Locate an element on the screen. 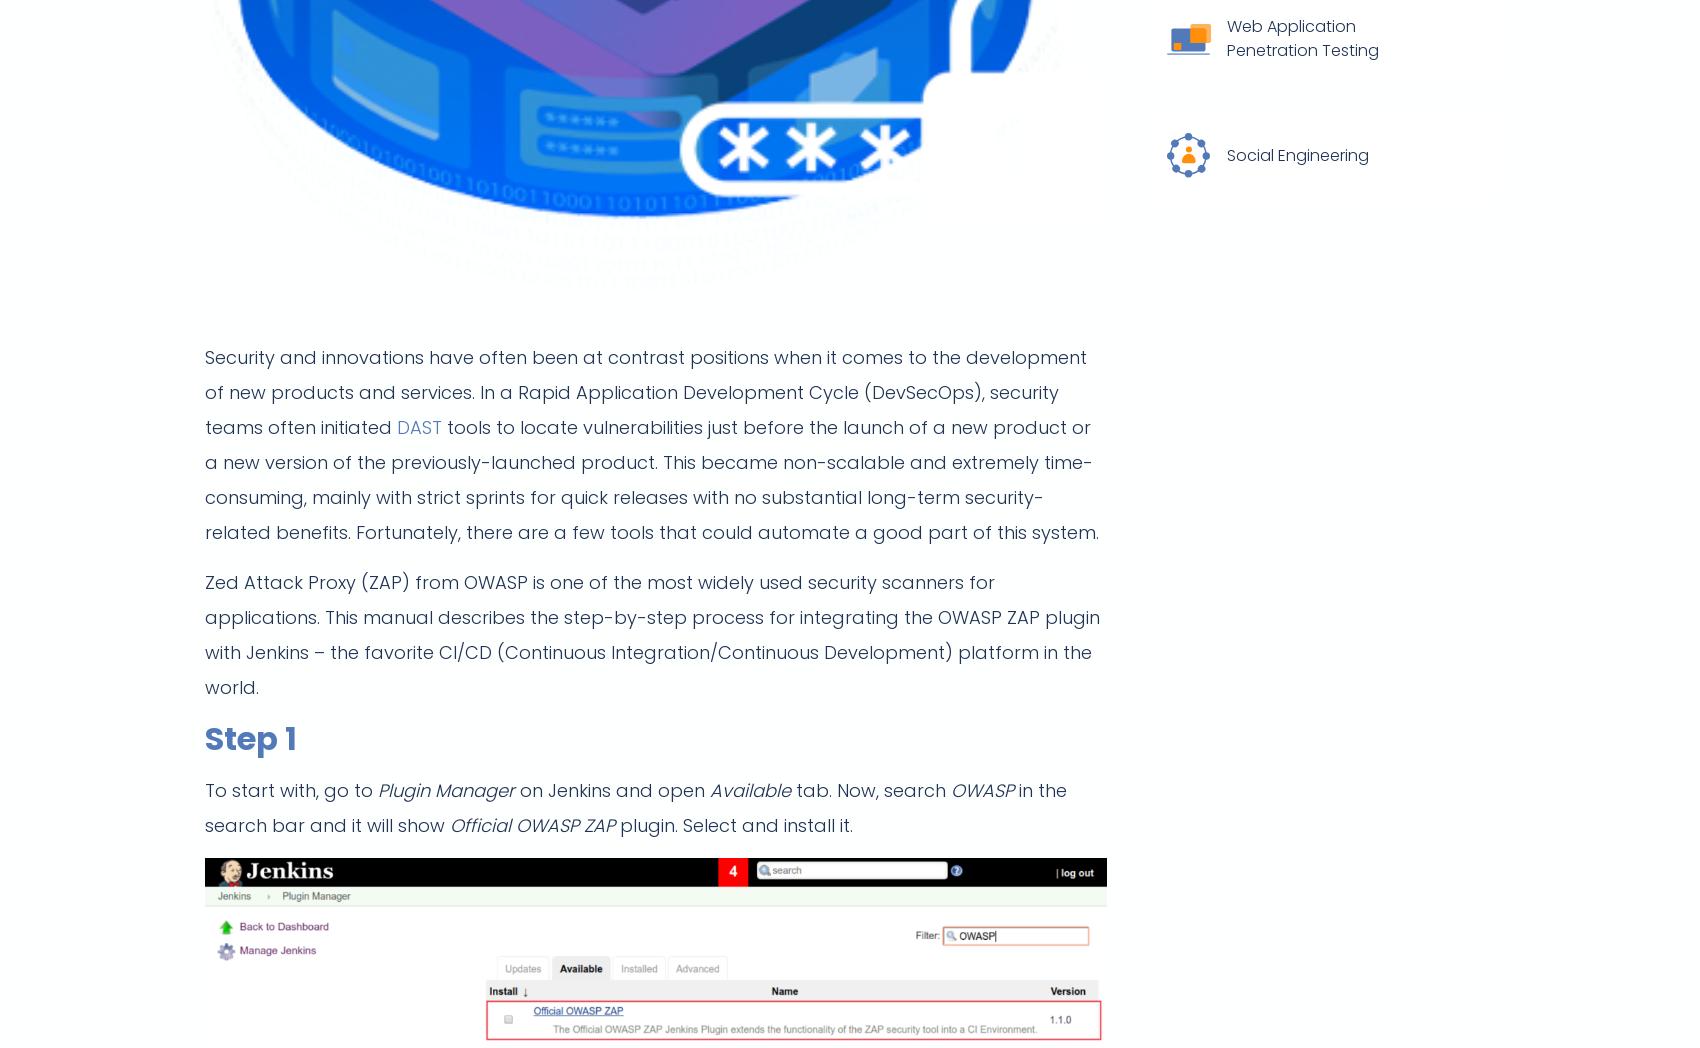 This screenshot has width=1700, height=1048. 'Official OWASP ZAP' is located at coordinates (531, 824).